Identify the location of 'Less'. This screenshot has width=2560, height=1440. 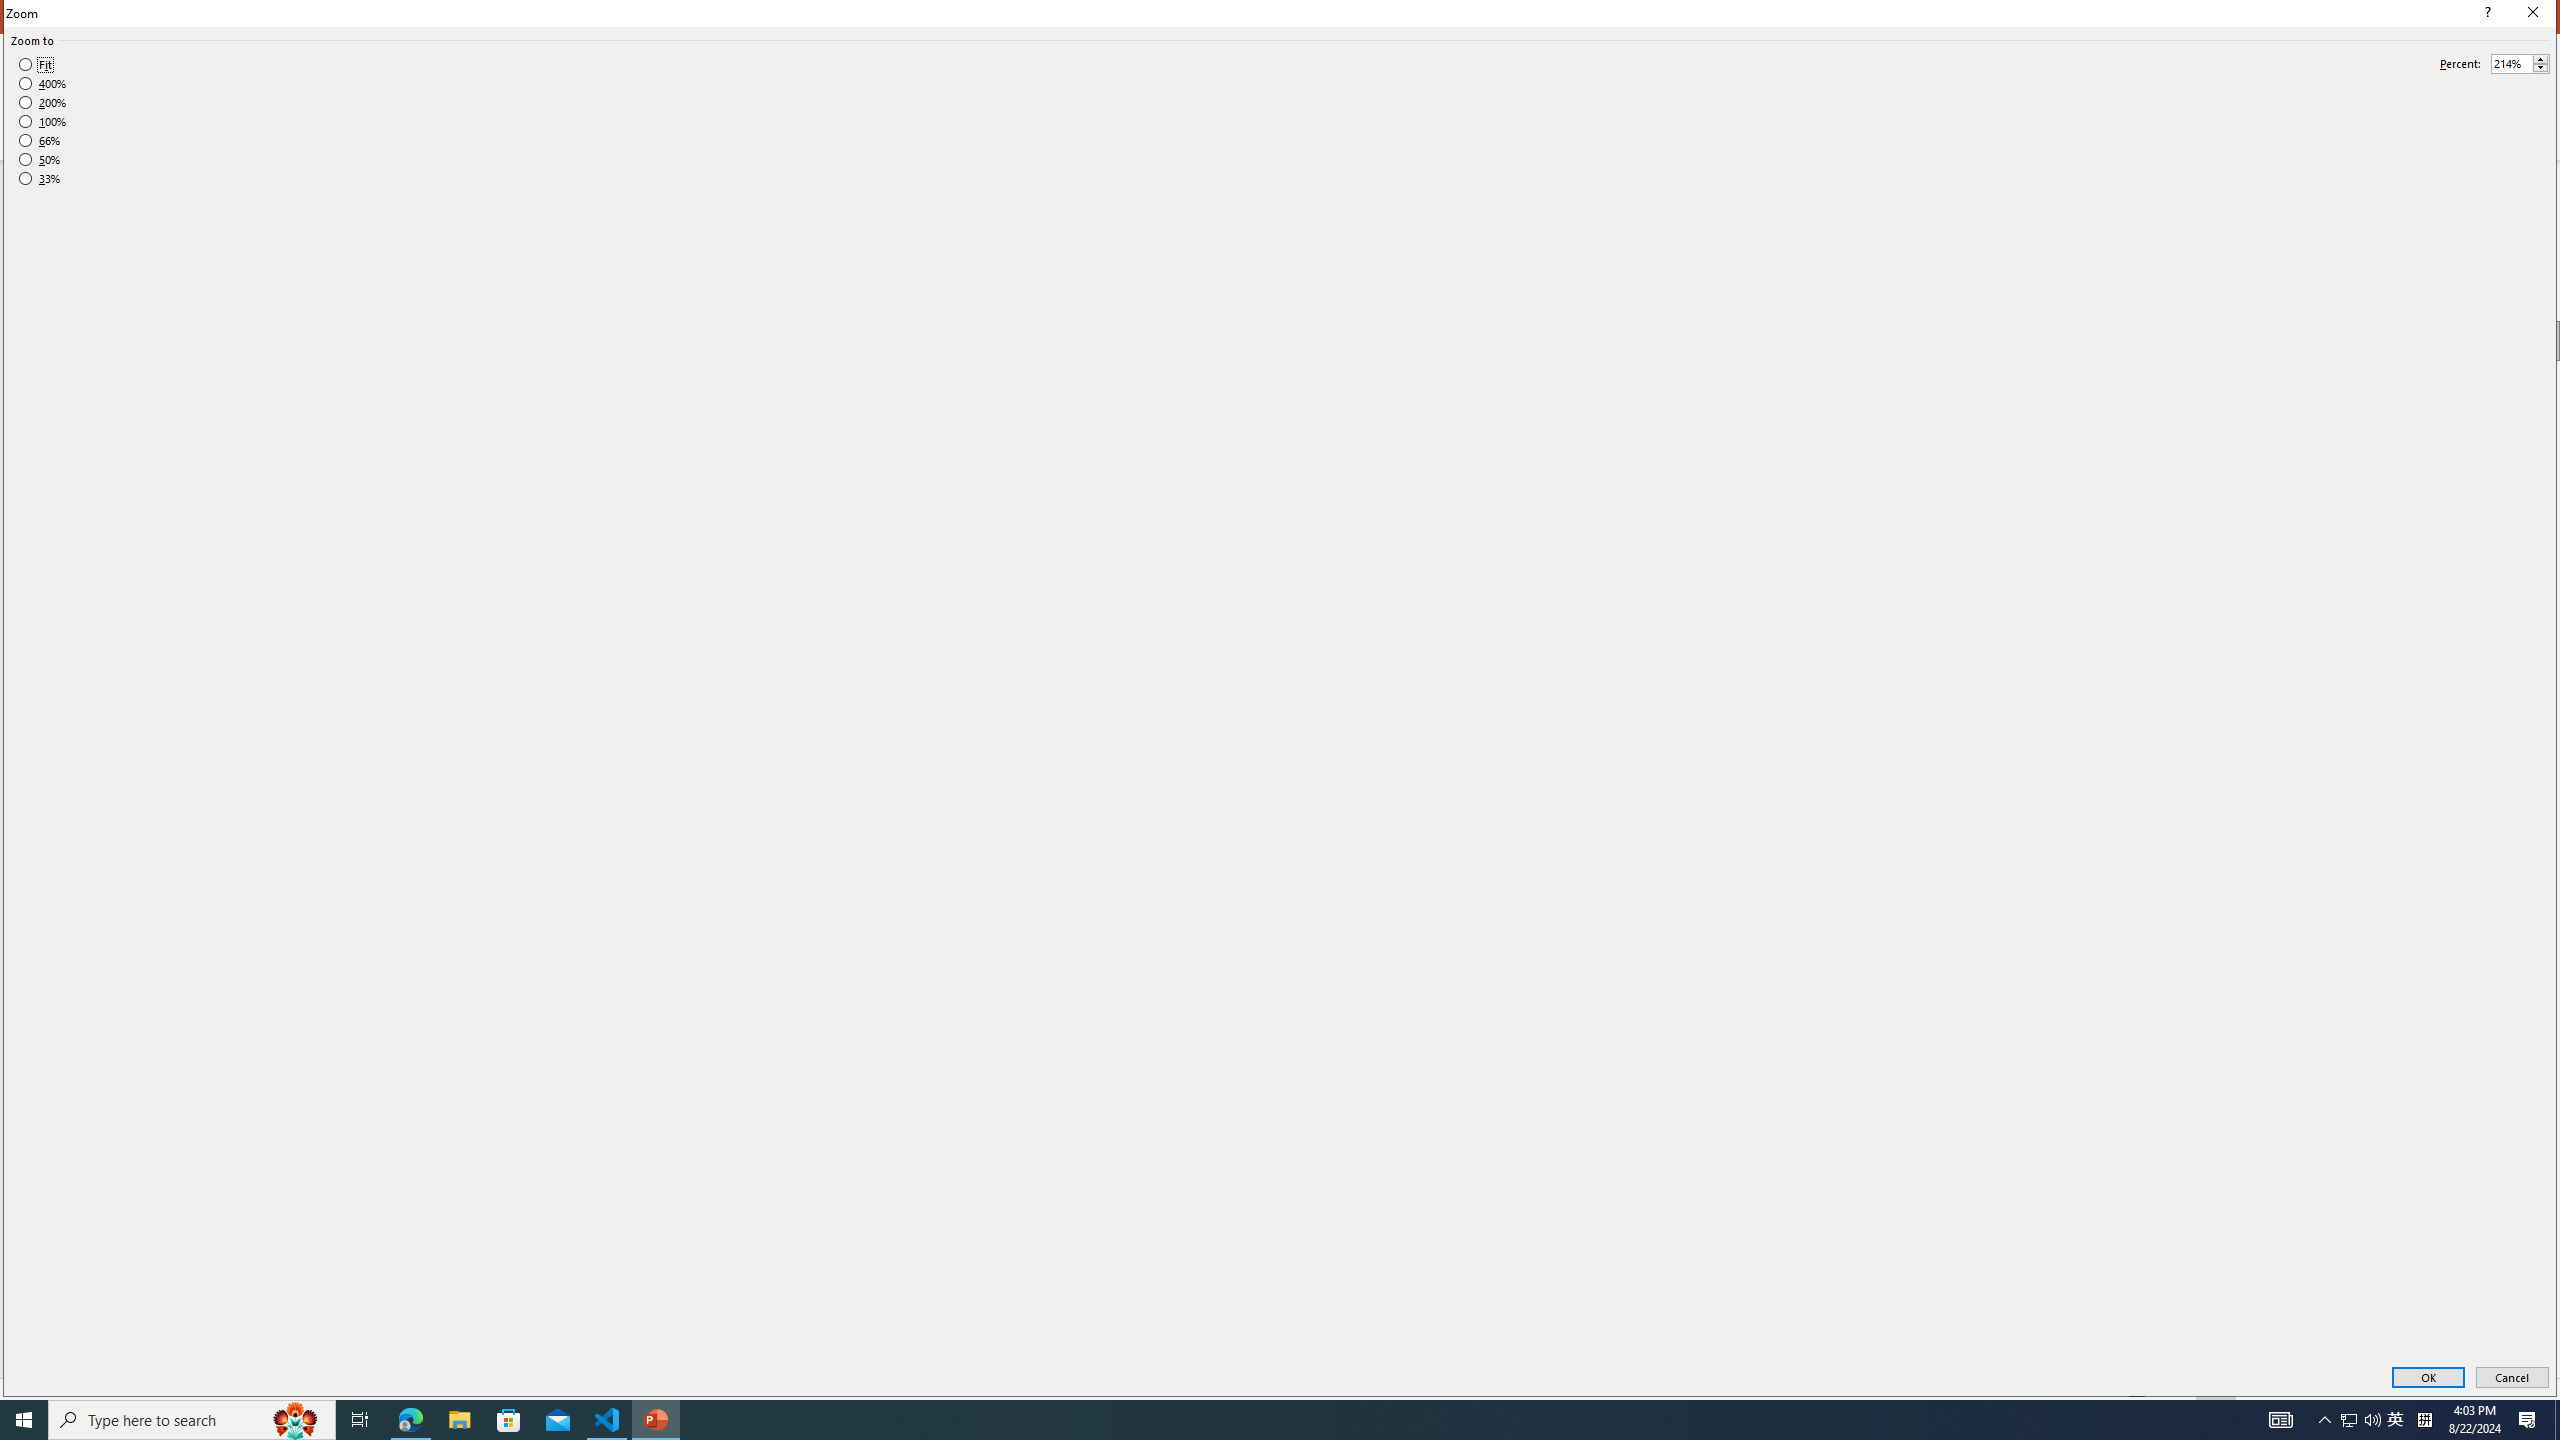
(2539, 68).